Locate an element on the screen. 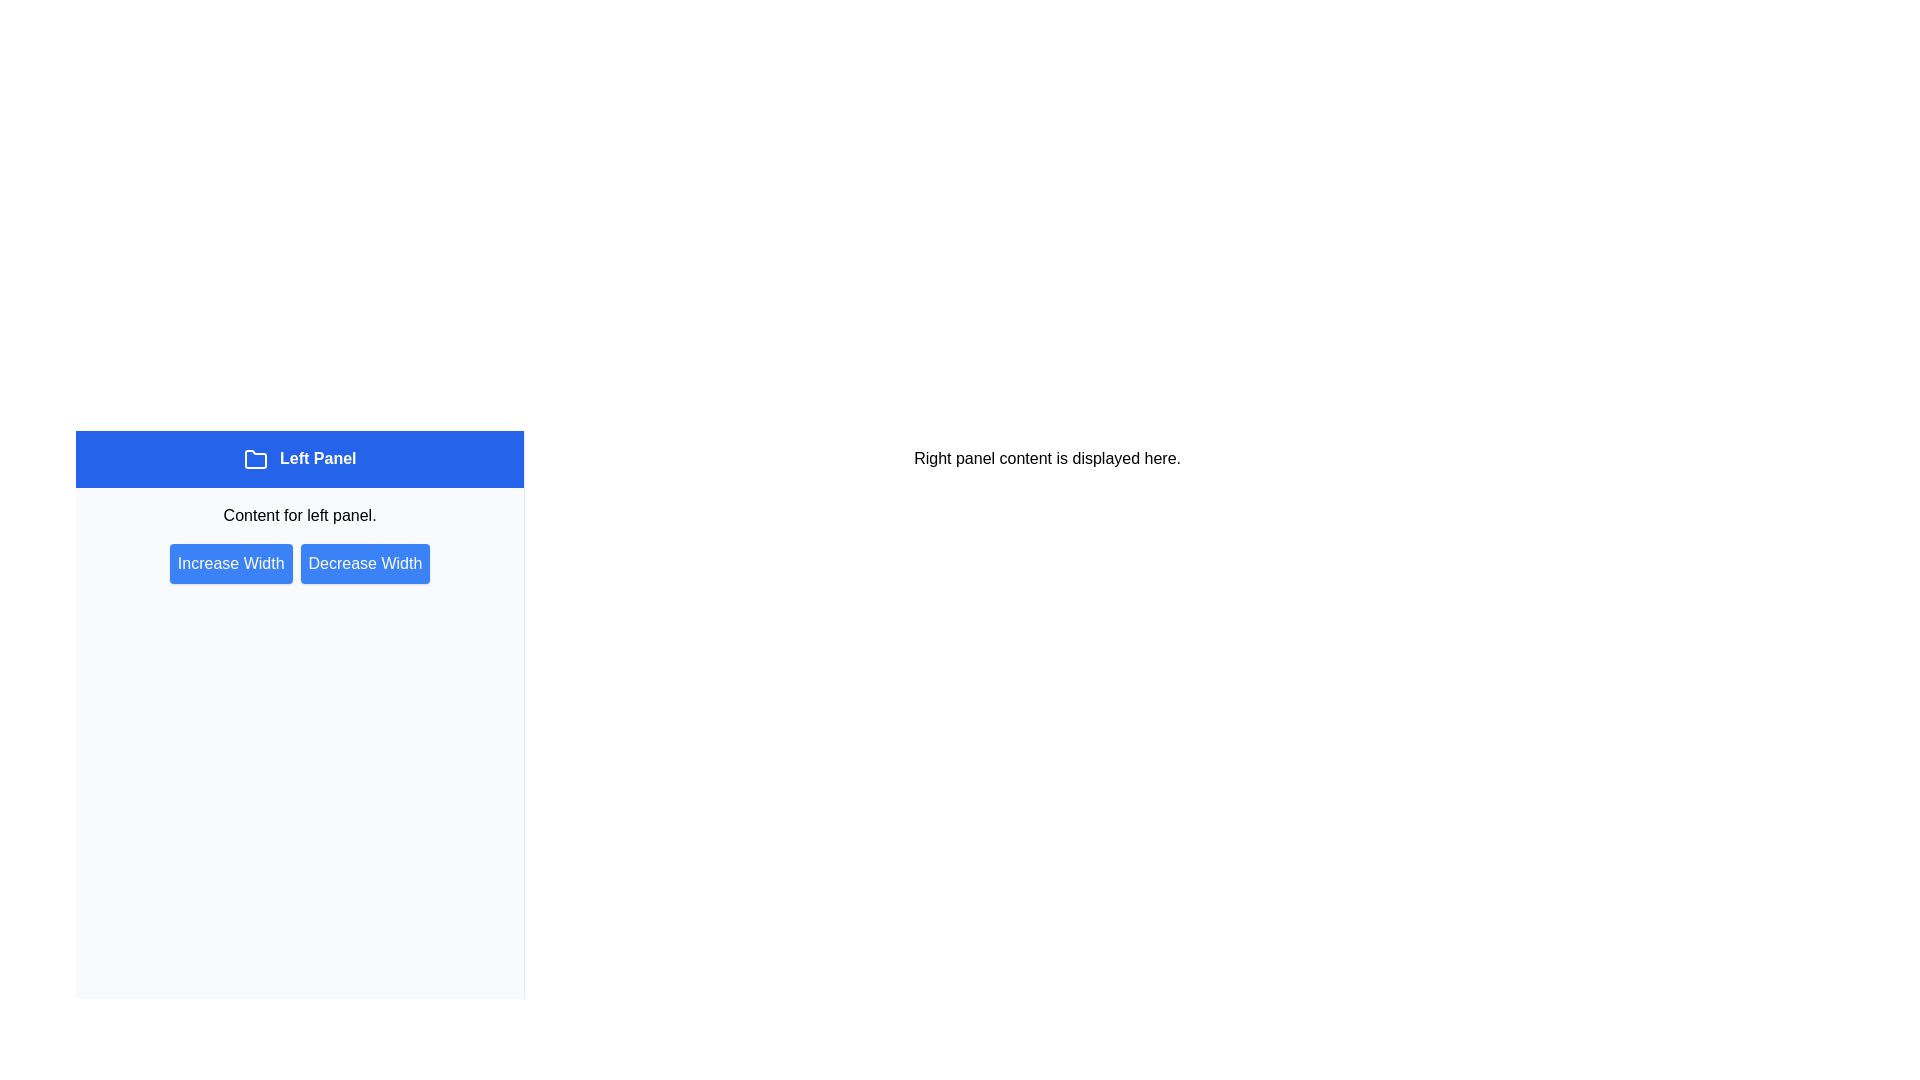  the first button in the left panel button group that increases the width of a specific component is located at coordinates (231, 563).